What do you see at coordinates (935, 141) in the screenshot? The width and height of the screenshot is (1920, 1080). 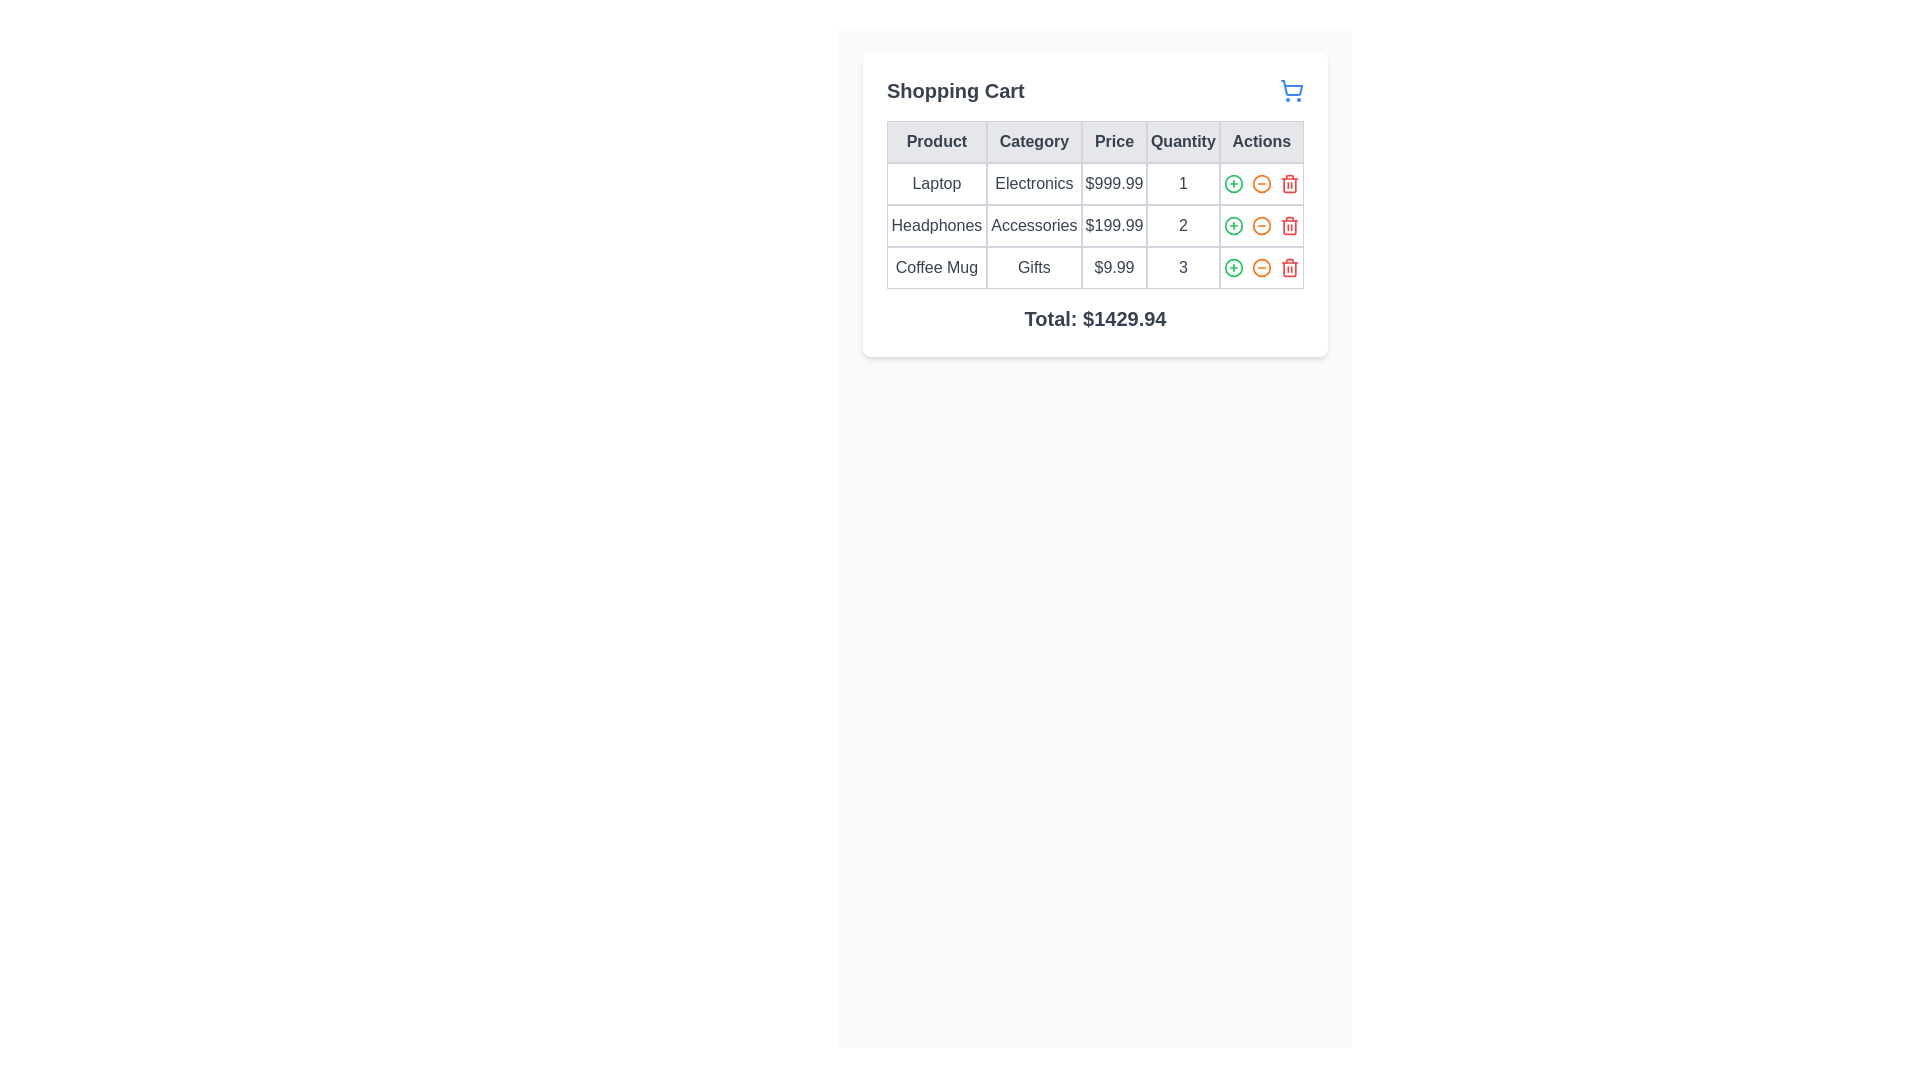 I see `the 'Product' column header cell in the table, which is the first header cell located in the top-left area of the table, above the 'Laptop' entry` at bounding box center [935, 141].